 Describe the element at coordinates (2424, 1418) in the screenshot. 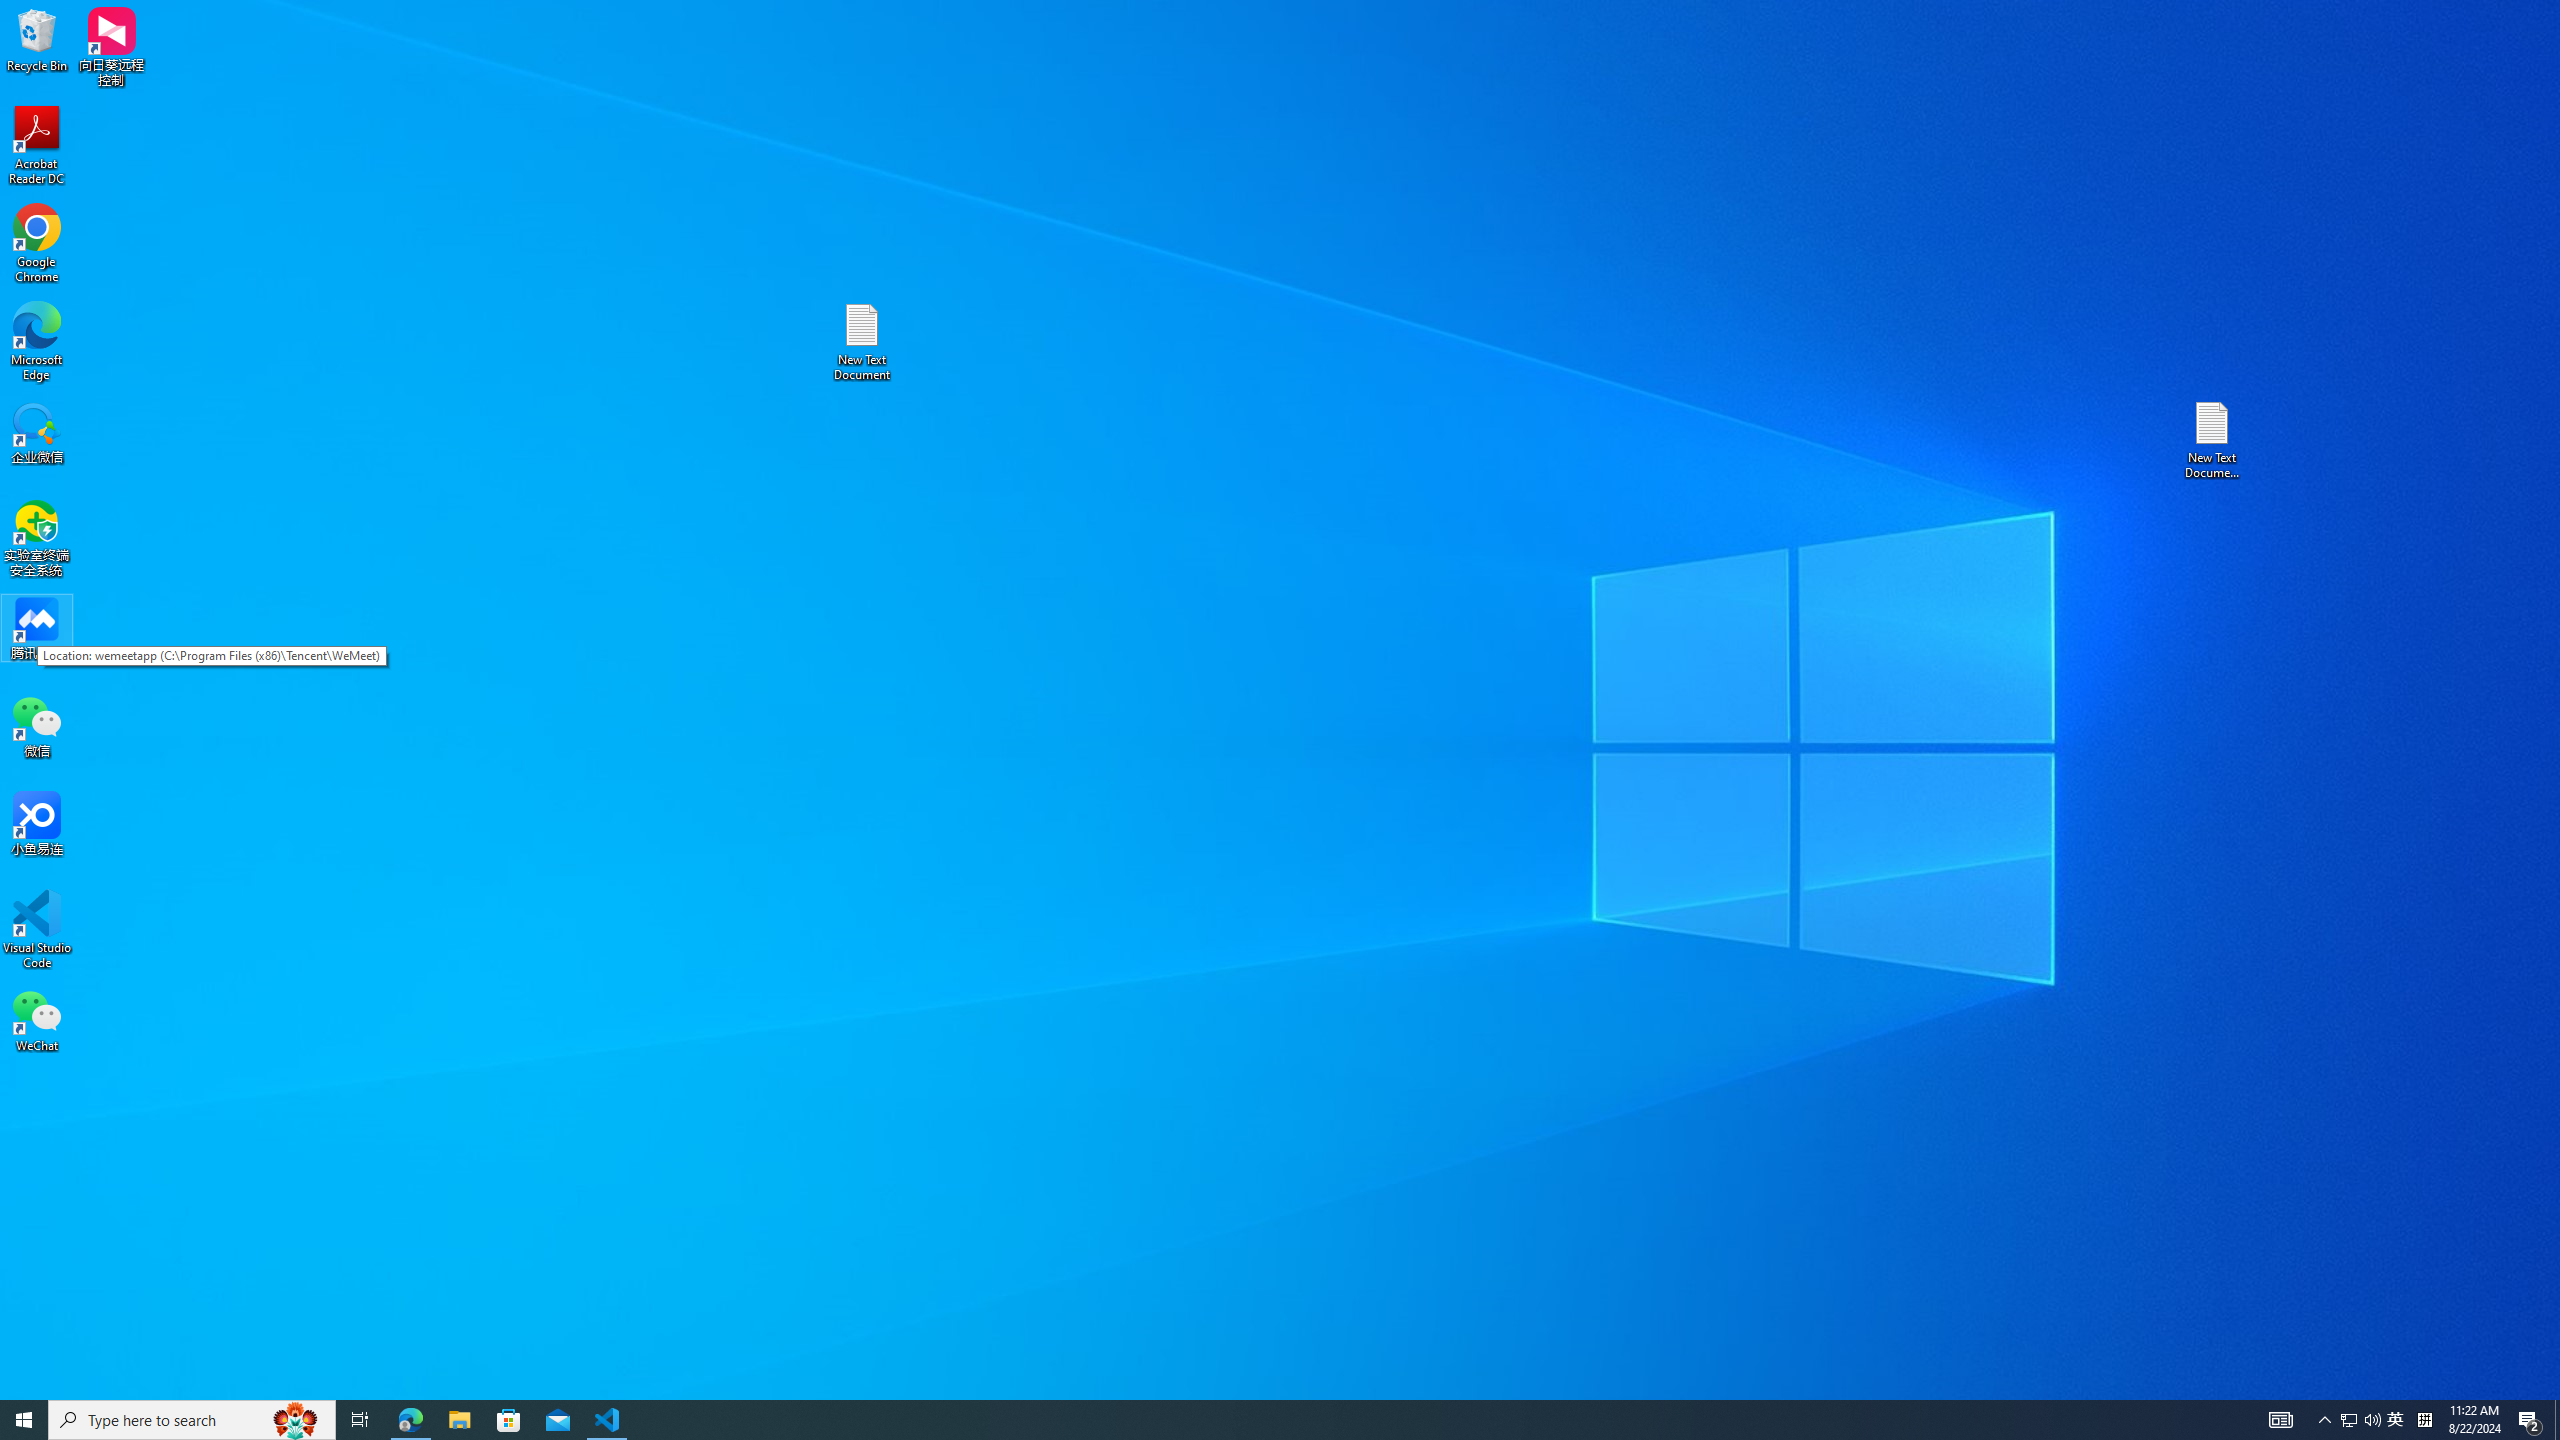

I see `'Tray Input Indicator - Chinese (Simplified, China)'` at that location.